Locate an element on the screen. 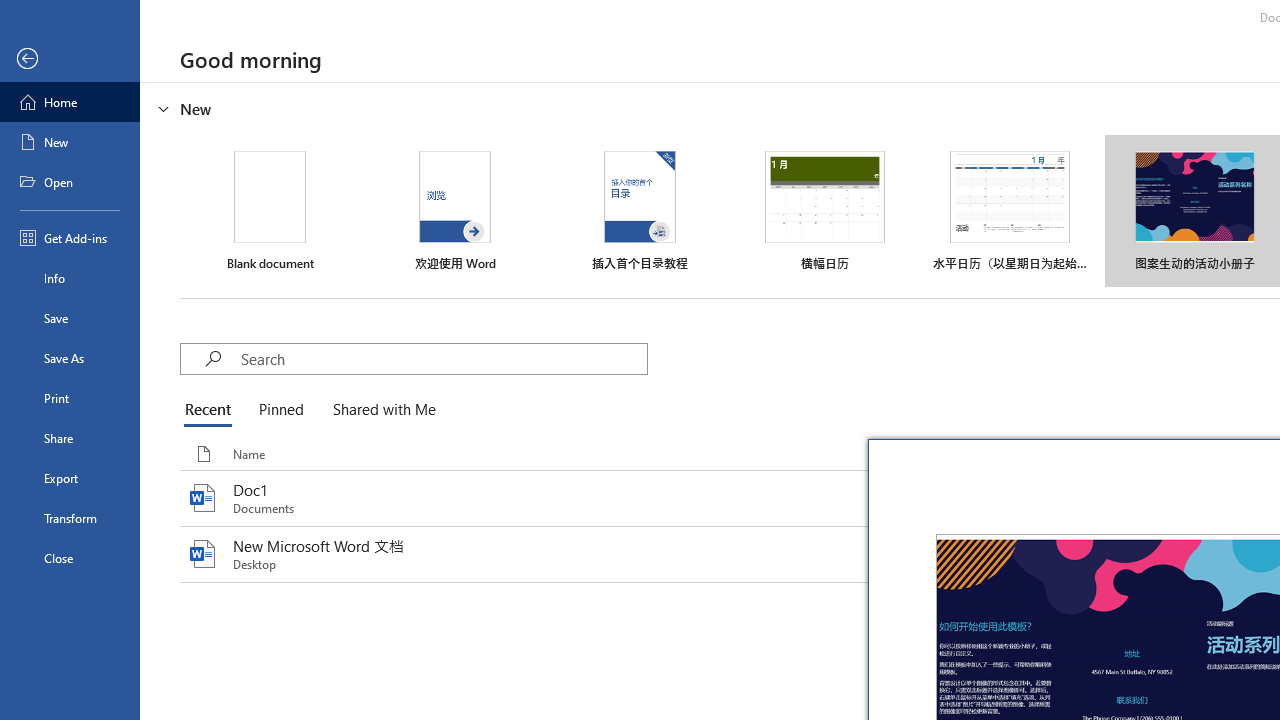  'Pinned' is located at coordinates (279, 410).